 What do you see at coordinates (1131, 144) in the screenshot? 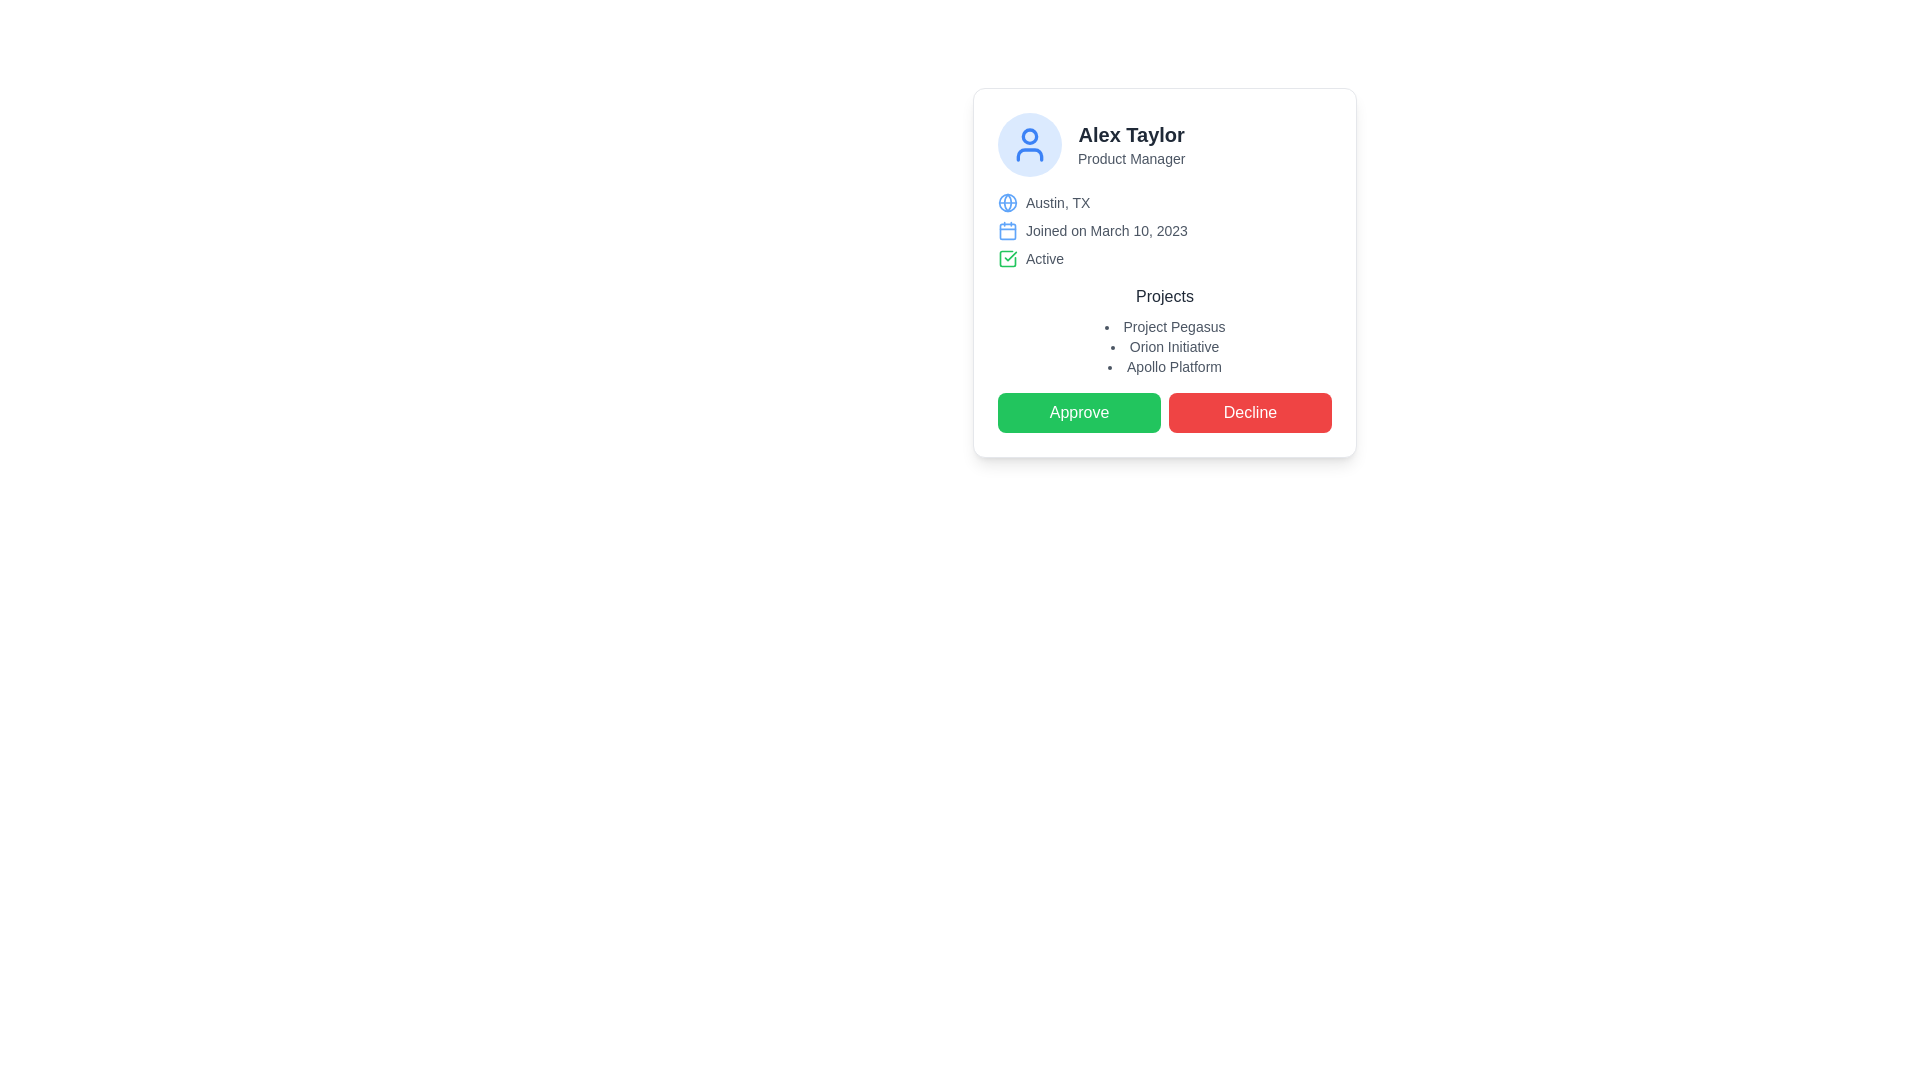
I see `the user card label displaying 'Alex Taylor' and 'Product Manager' located in the upper-right portion of the card` at bounding box center [1131, 144].